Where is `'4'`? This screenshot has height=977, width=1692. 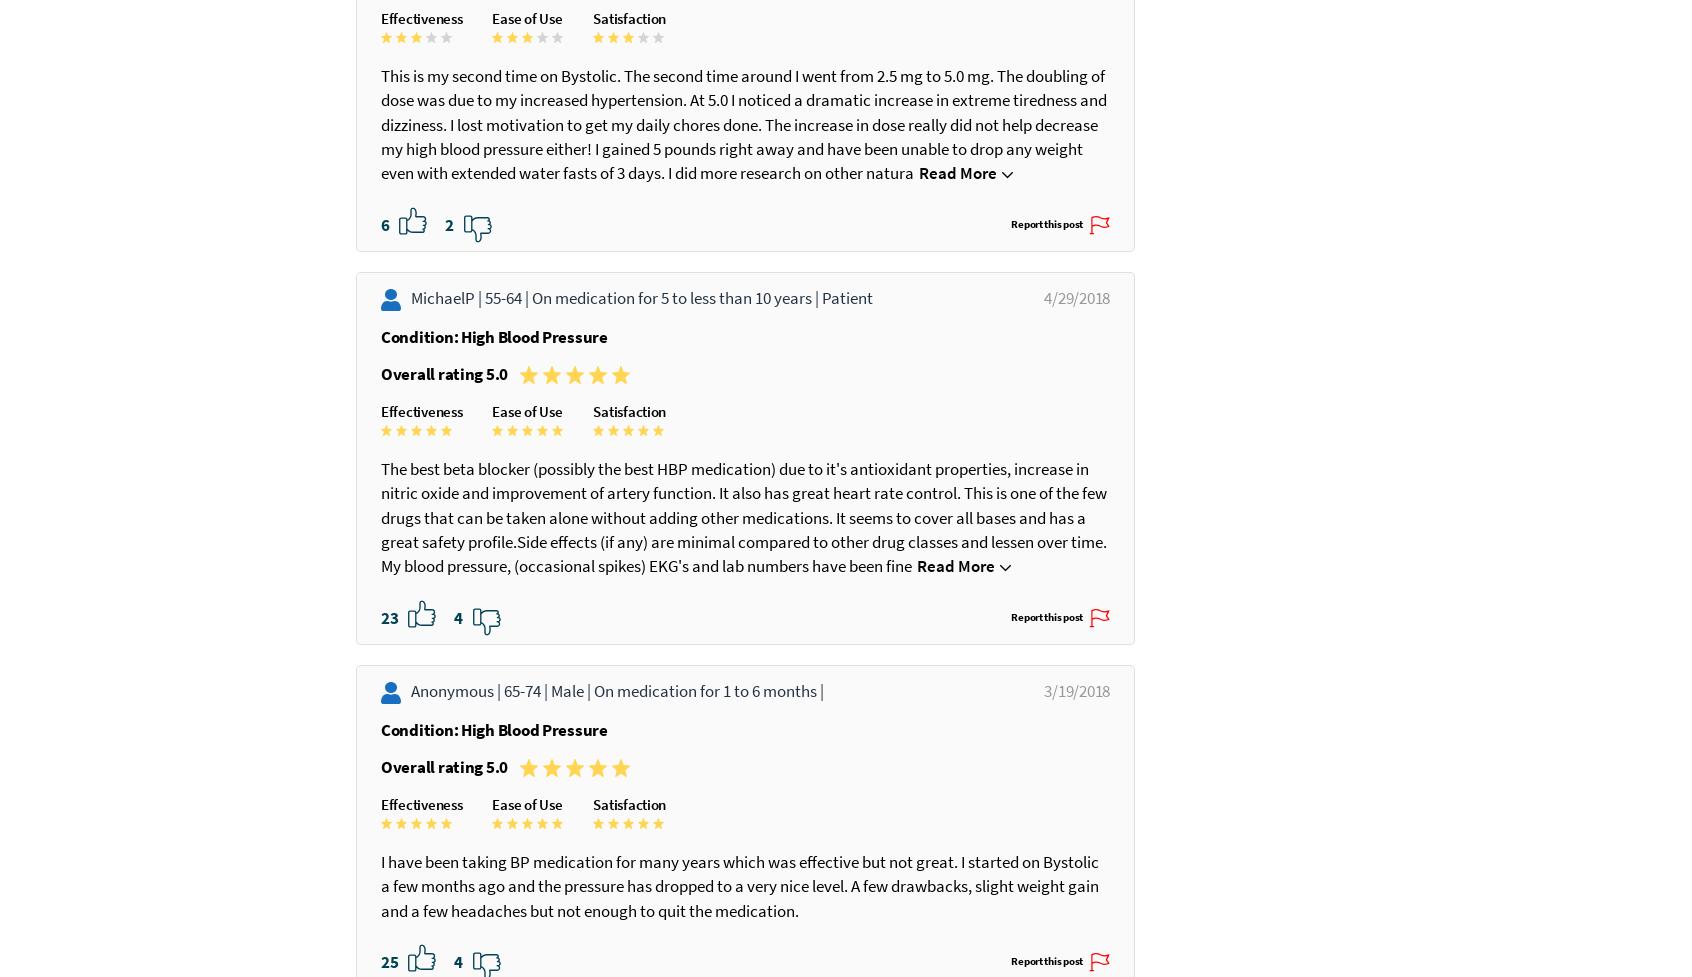 '4' is located at coordinates (458, 786).